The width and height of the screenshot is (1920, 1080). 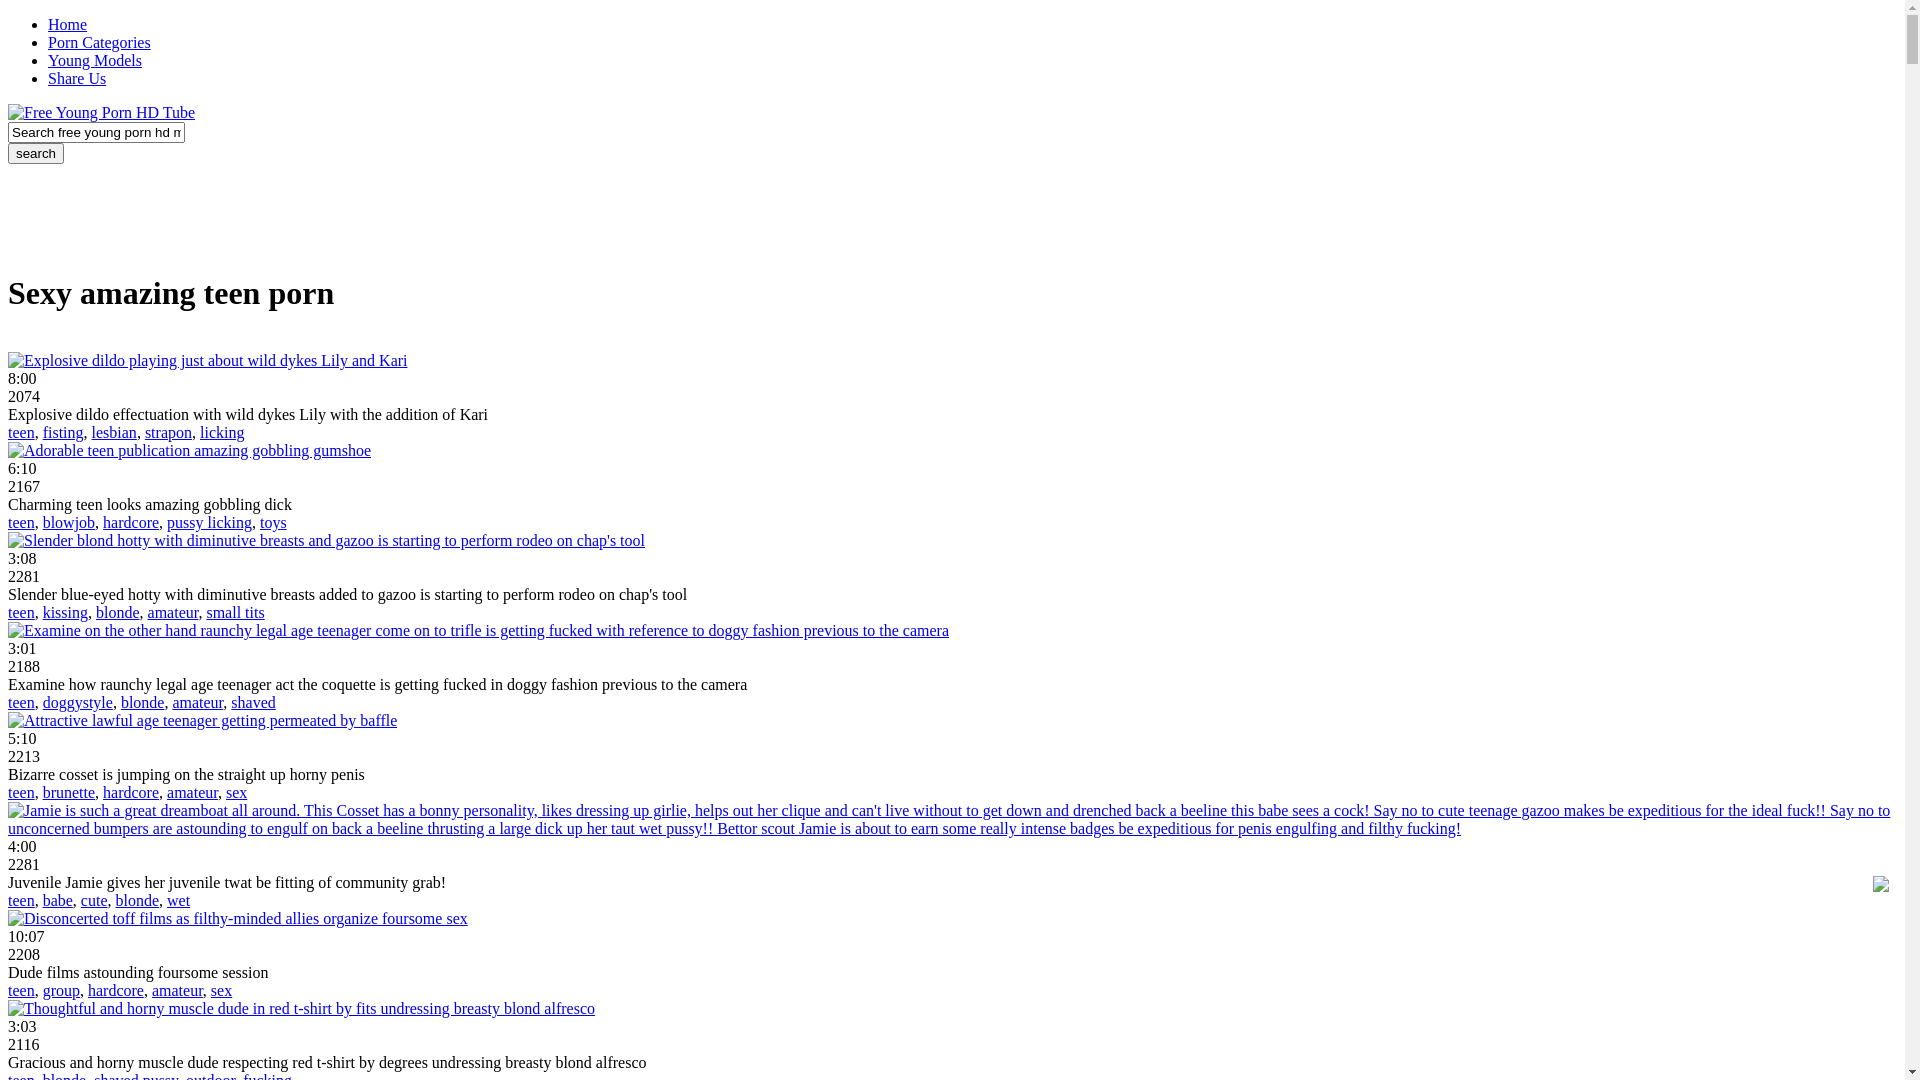 What do you see at coordinates (57, 900) in the screenshot?
I see `'babe'` at bounding box center [57, 900].